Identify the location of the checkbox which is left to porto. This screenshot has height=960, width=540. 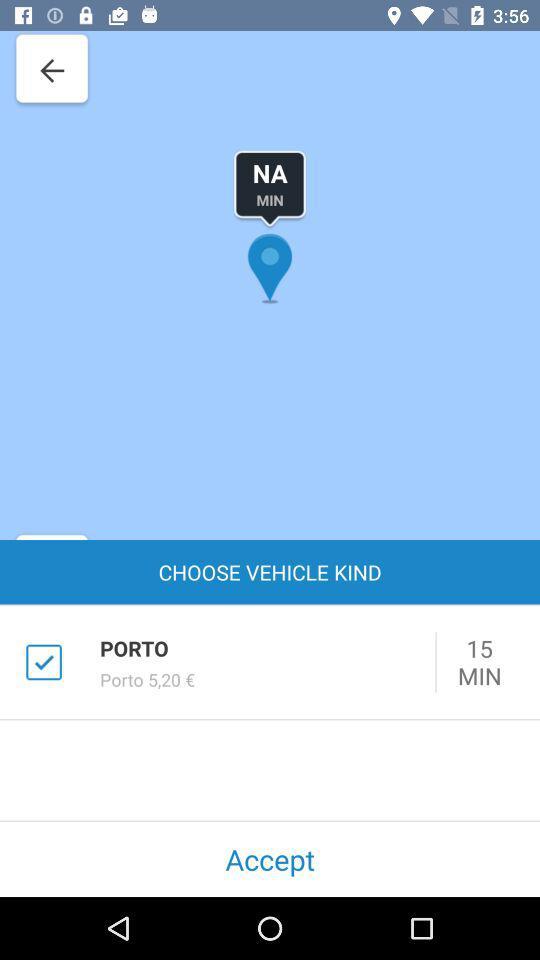
(44, 662).